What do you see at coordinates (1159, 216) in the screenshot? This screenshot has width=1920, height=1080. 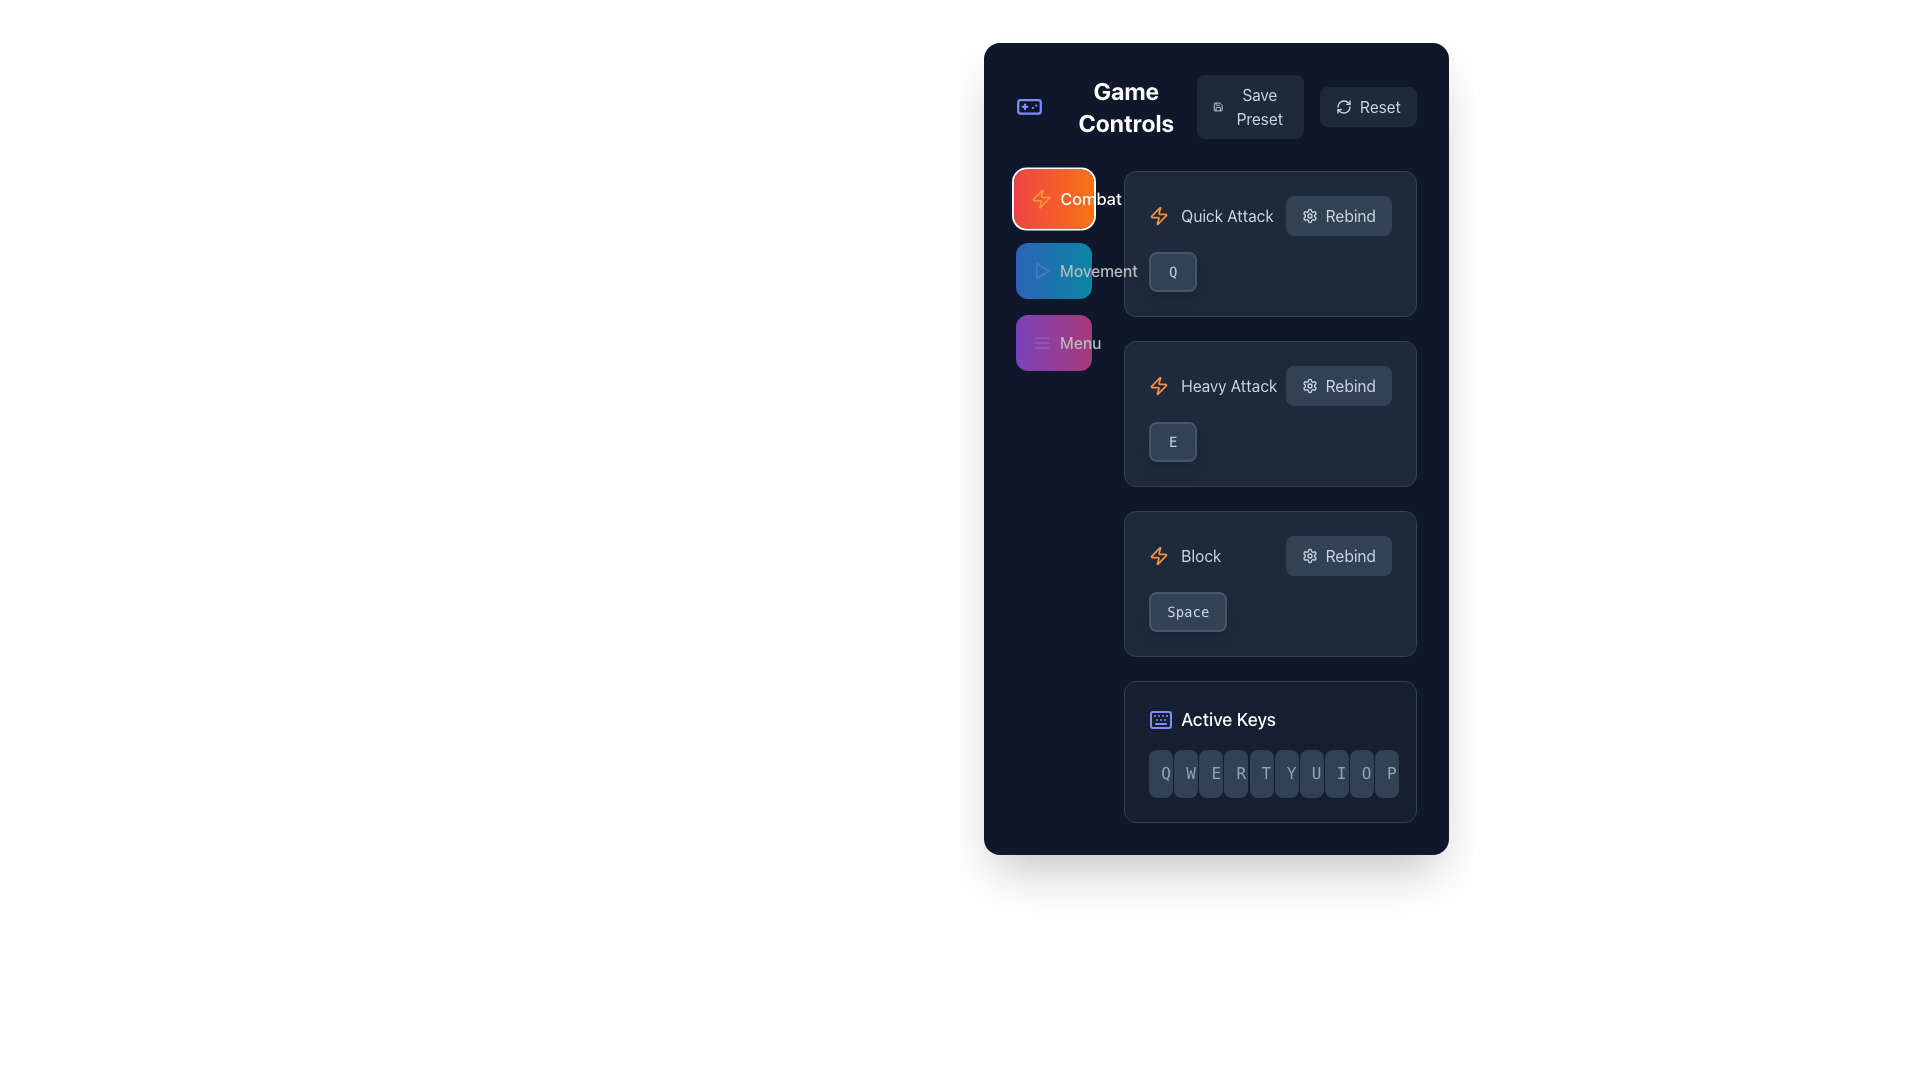 I see `the decorative 'Combat' icon located within the 'Combat' button on the left-hand side of the interface` at bounding box center [1159, 216].